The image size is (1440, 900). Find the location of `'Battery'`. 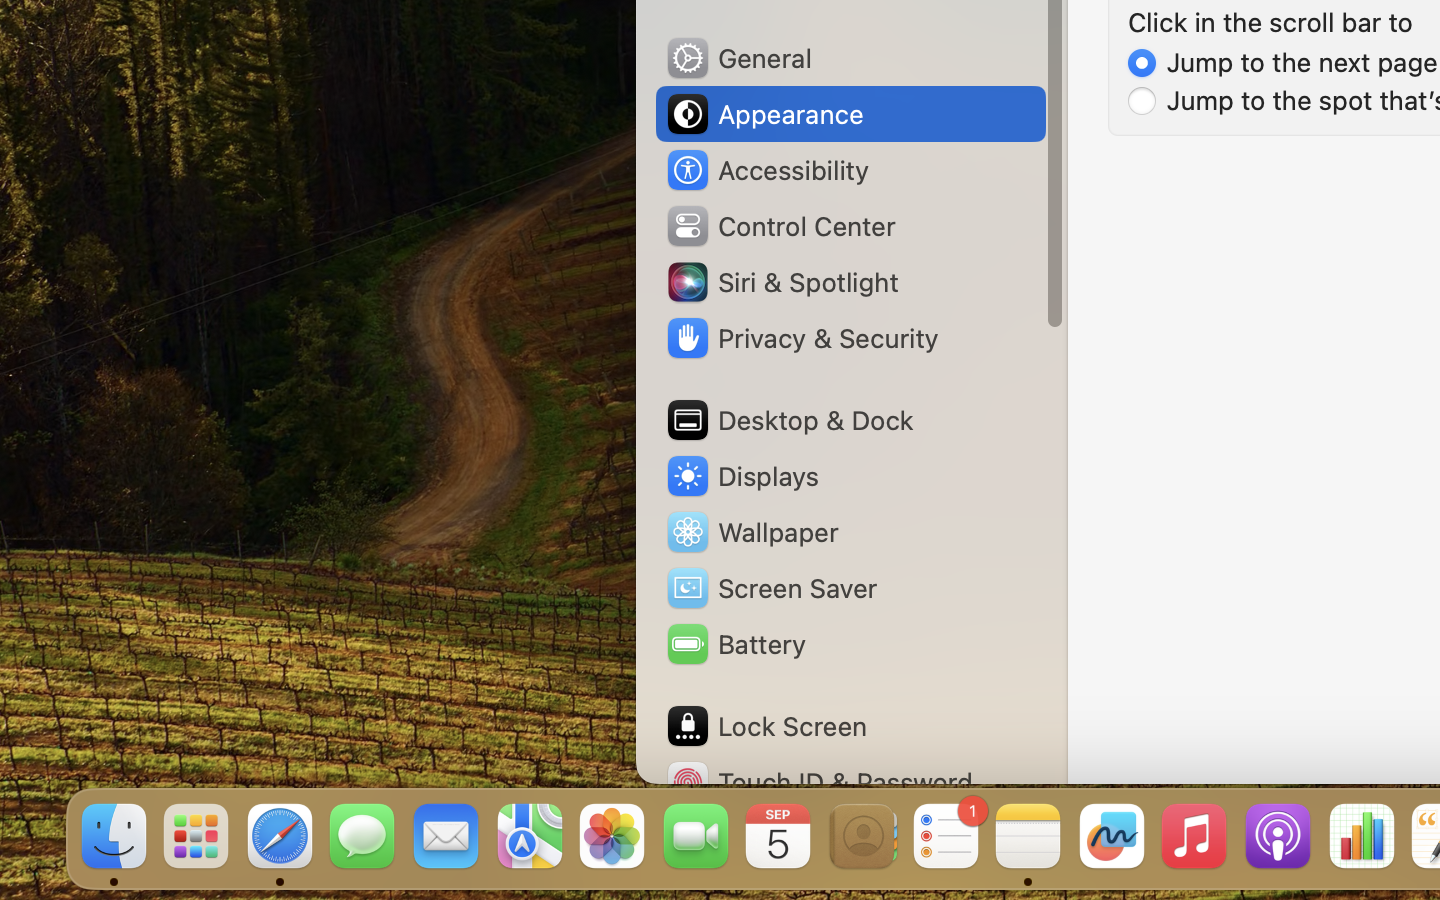

'Battery' is located at coordinates (733, 644).